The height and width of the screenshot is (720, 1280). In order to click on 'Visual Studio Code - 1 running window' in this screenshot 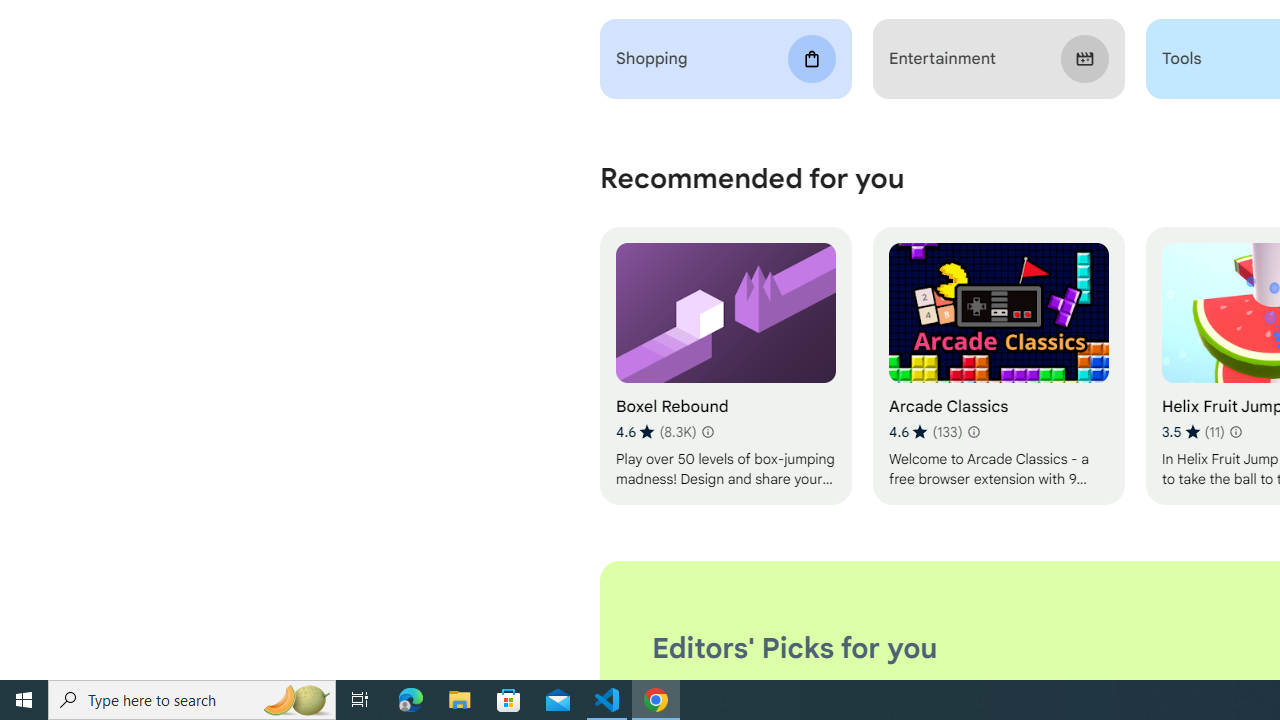, I will do `click(606, 698)`.